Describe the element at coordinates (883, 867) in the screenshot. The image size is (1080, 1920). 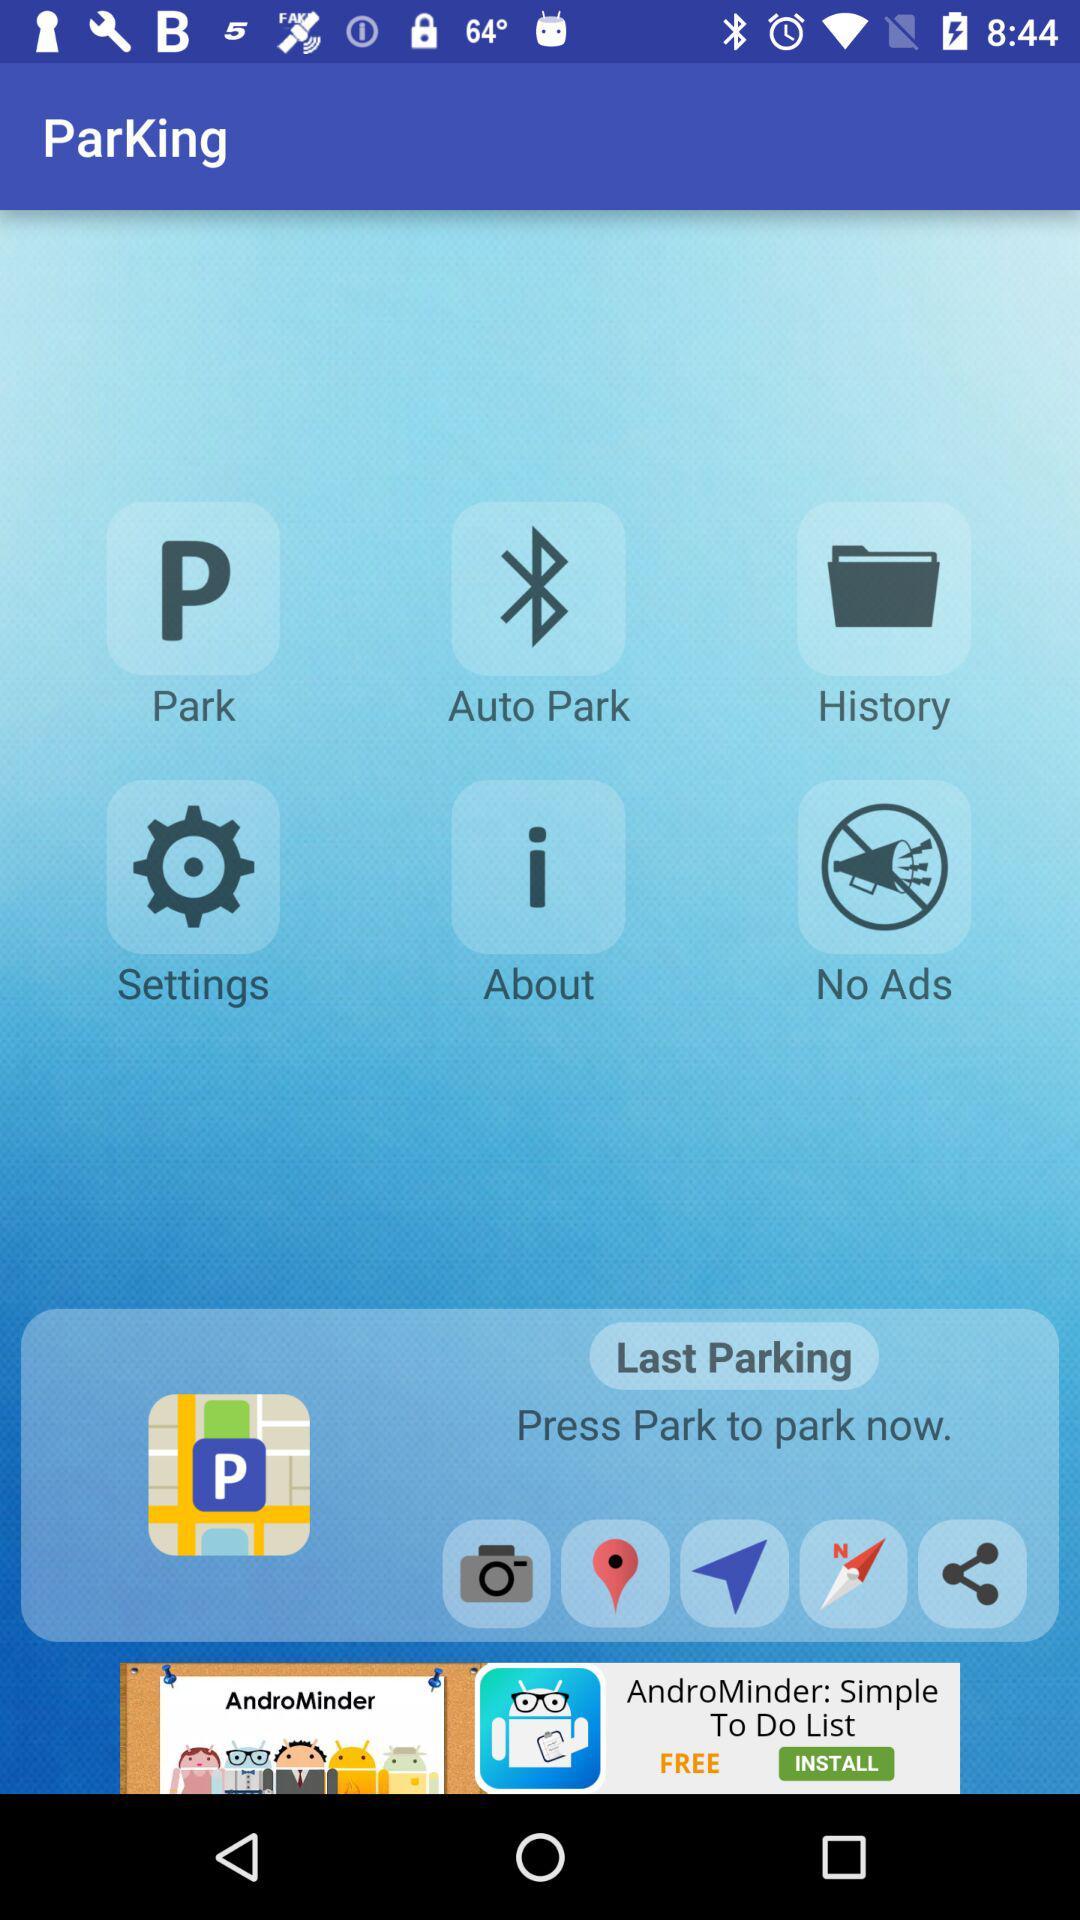
I see `disable advertisement option` at that location.